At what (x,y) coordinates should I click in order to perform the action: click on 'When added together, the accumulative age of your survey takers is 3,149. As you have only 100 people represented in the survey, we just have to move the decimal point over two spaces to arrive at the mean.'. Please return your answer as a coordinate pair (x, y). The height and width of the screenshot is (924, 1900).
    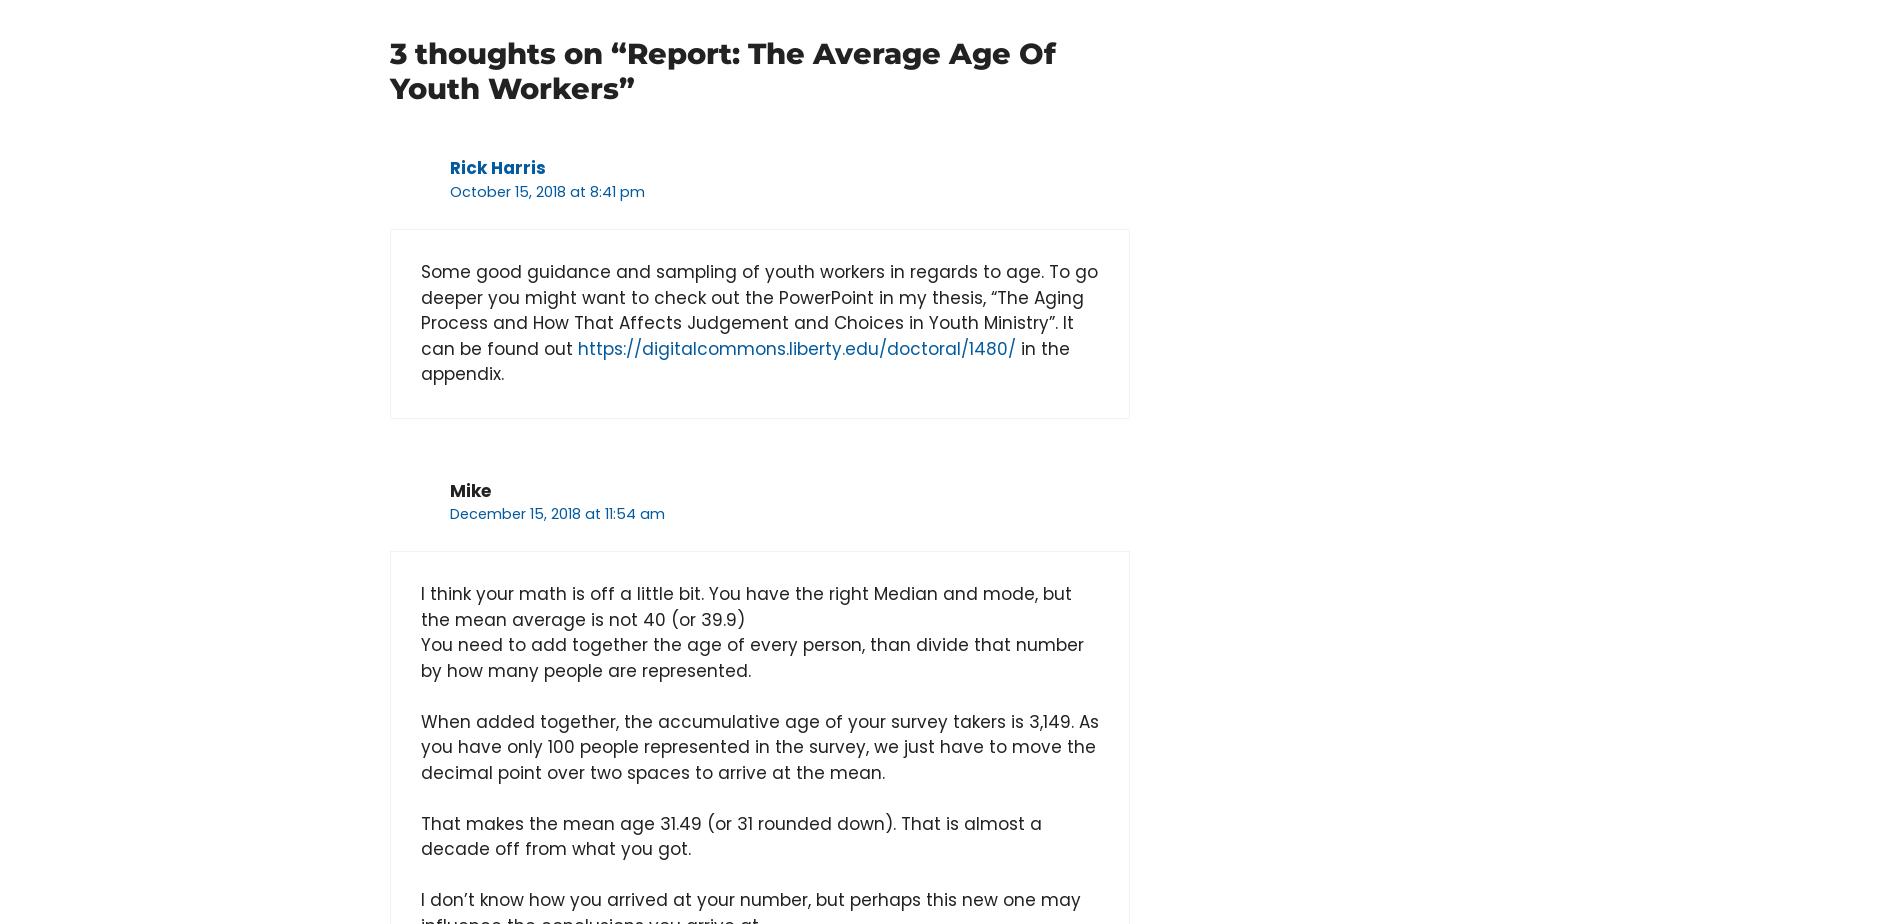
    Looking at the image, I should click on (759, 746).